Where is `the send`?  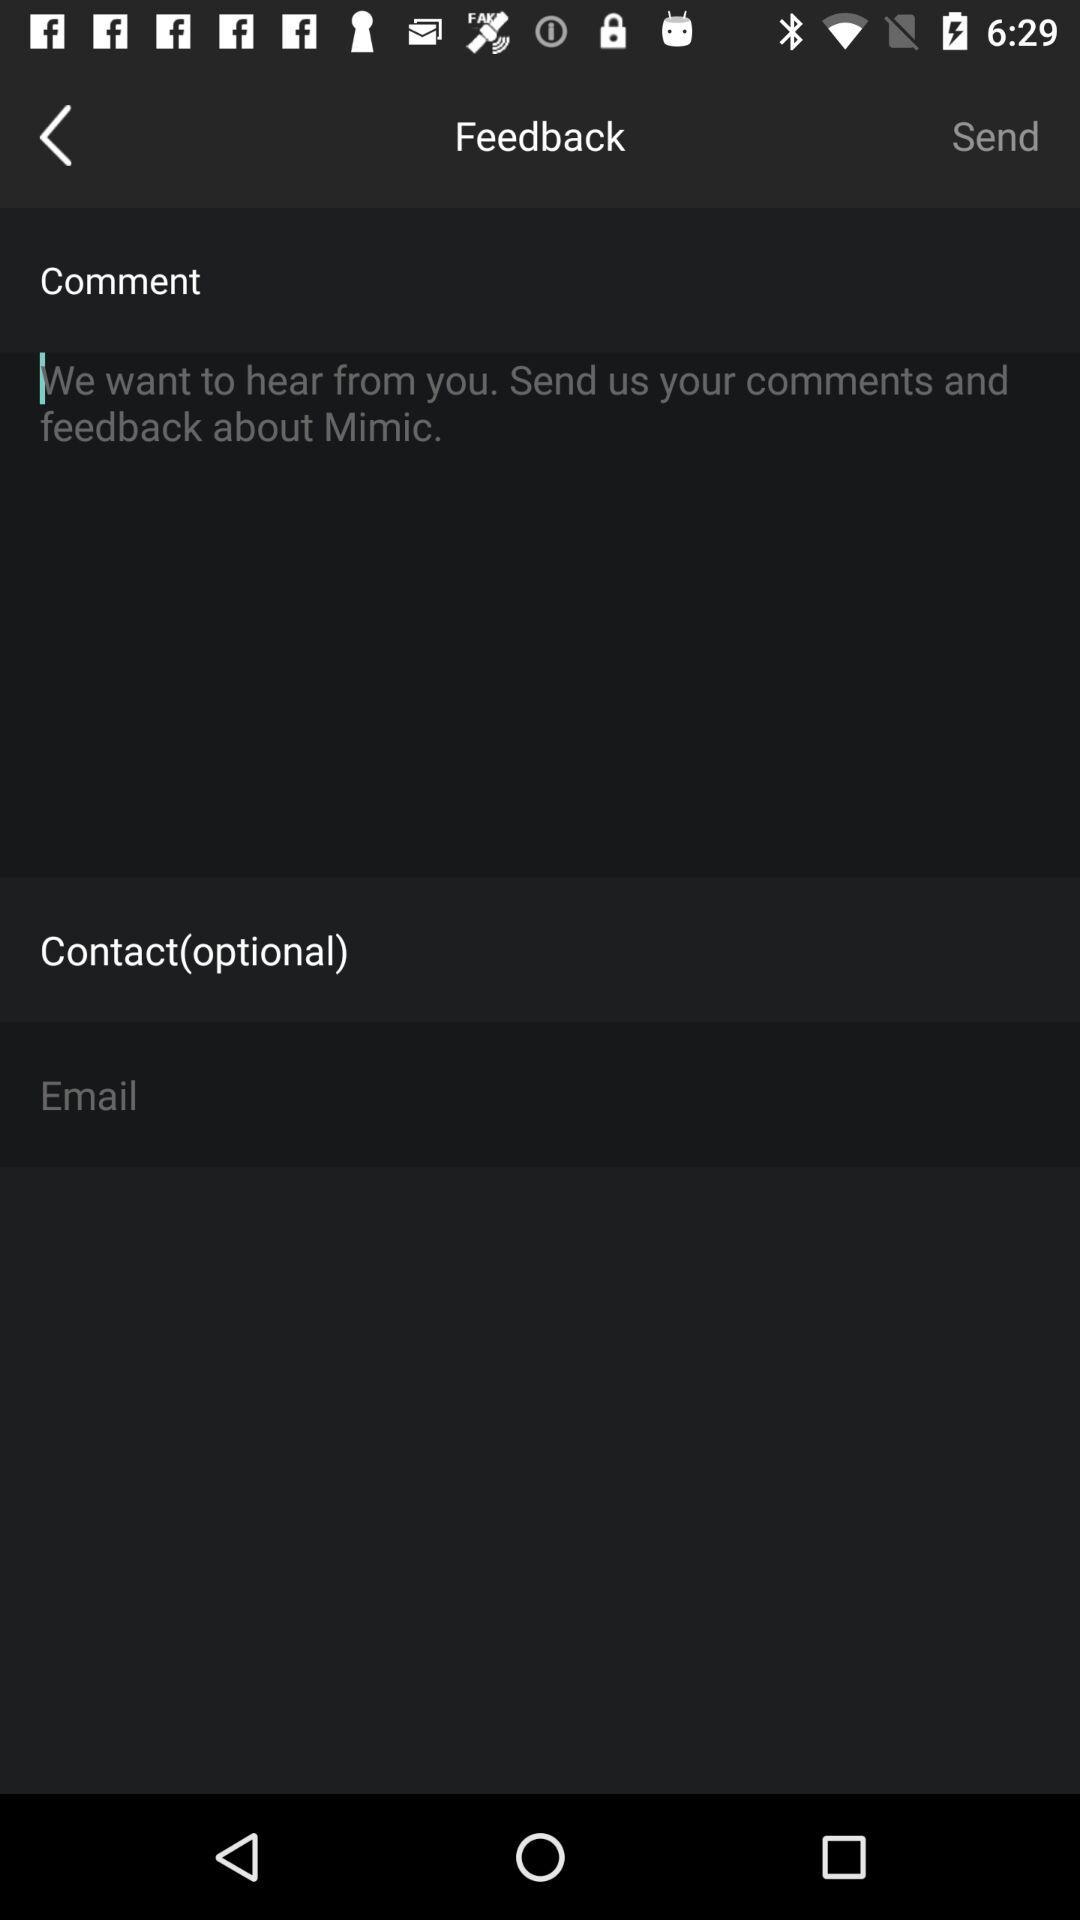
the send is located at coordinates (995, 134).